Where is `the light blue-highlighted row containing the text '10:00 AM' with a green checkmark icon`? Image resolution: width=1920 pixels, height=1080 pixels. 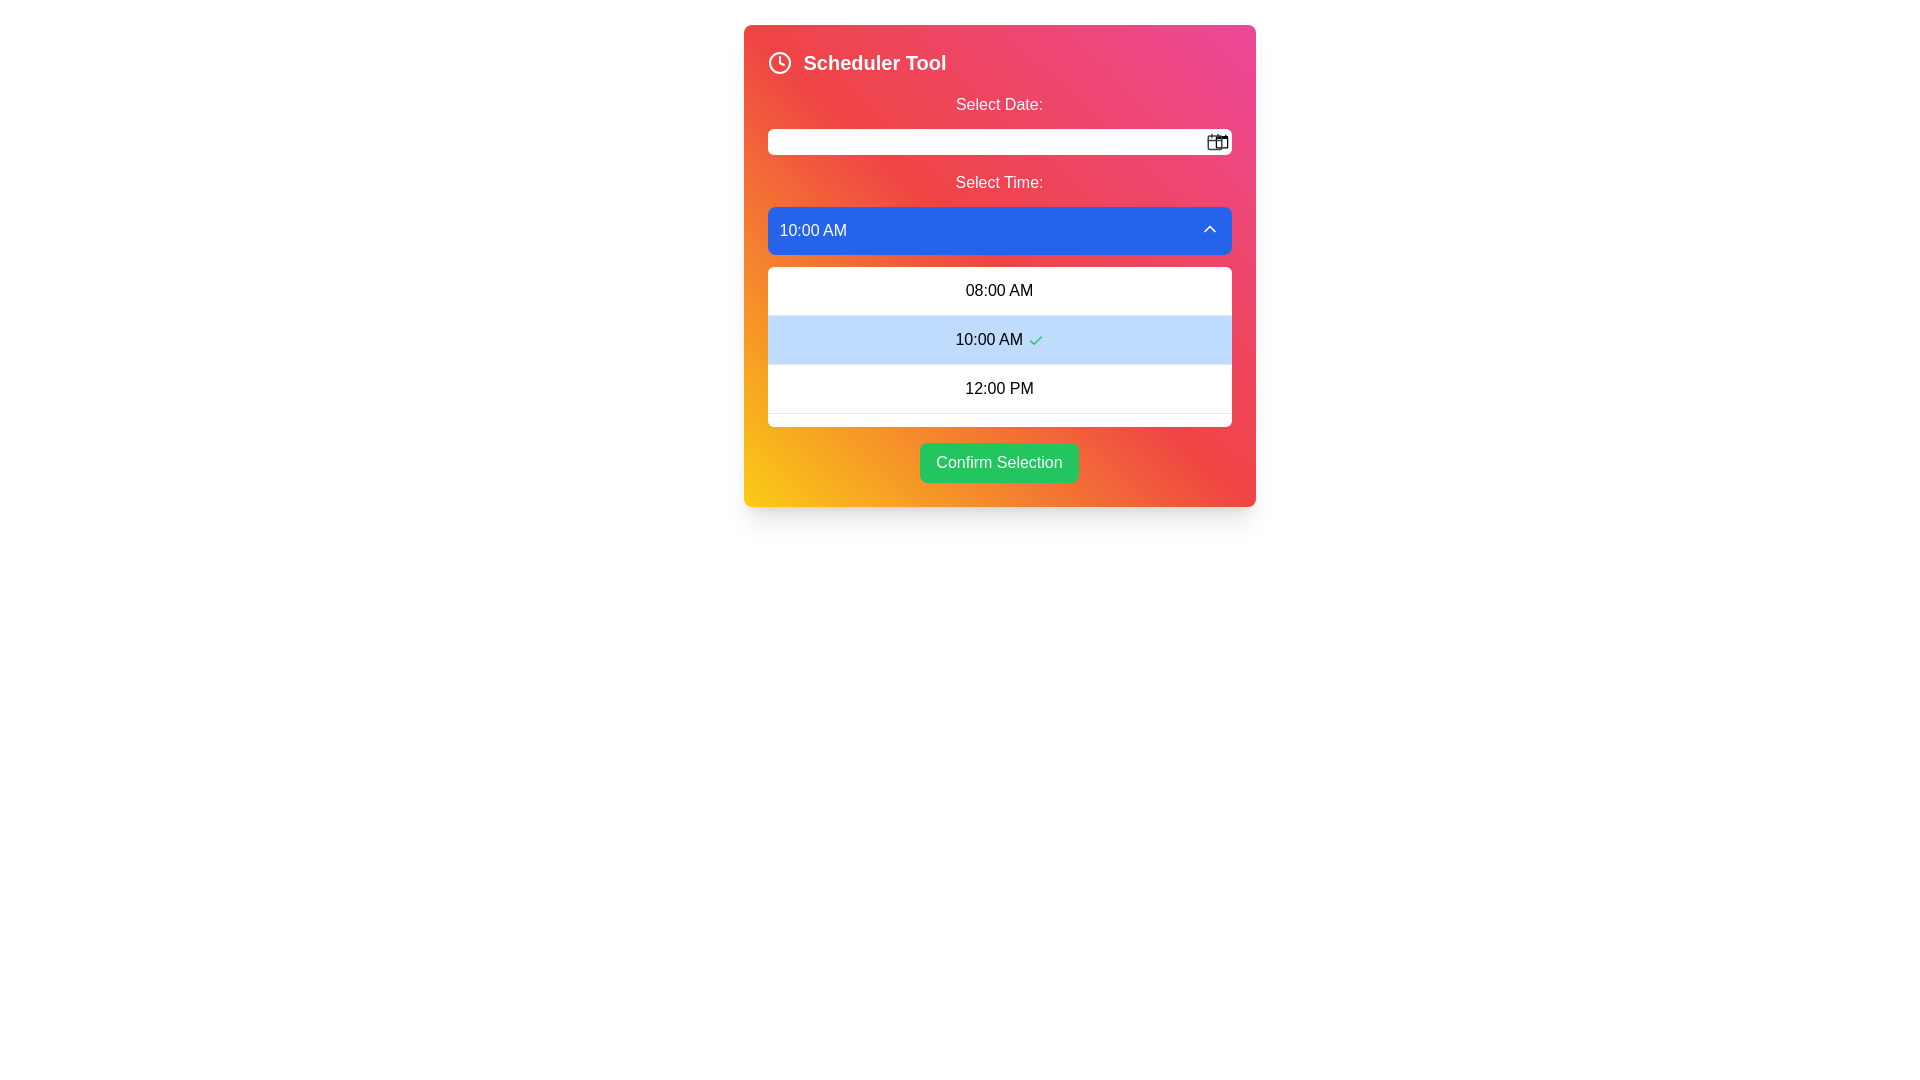 the light blue-highlighted row containing the text '10:00 AM' with a green checkmark icon is located at coordinates (999, 346).